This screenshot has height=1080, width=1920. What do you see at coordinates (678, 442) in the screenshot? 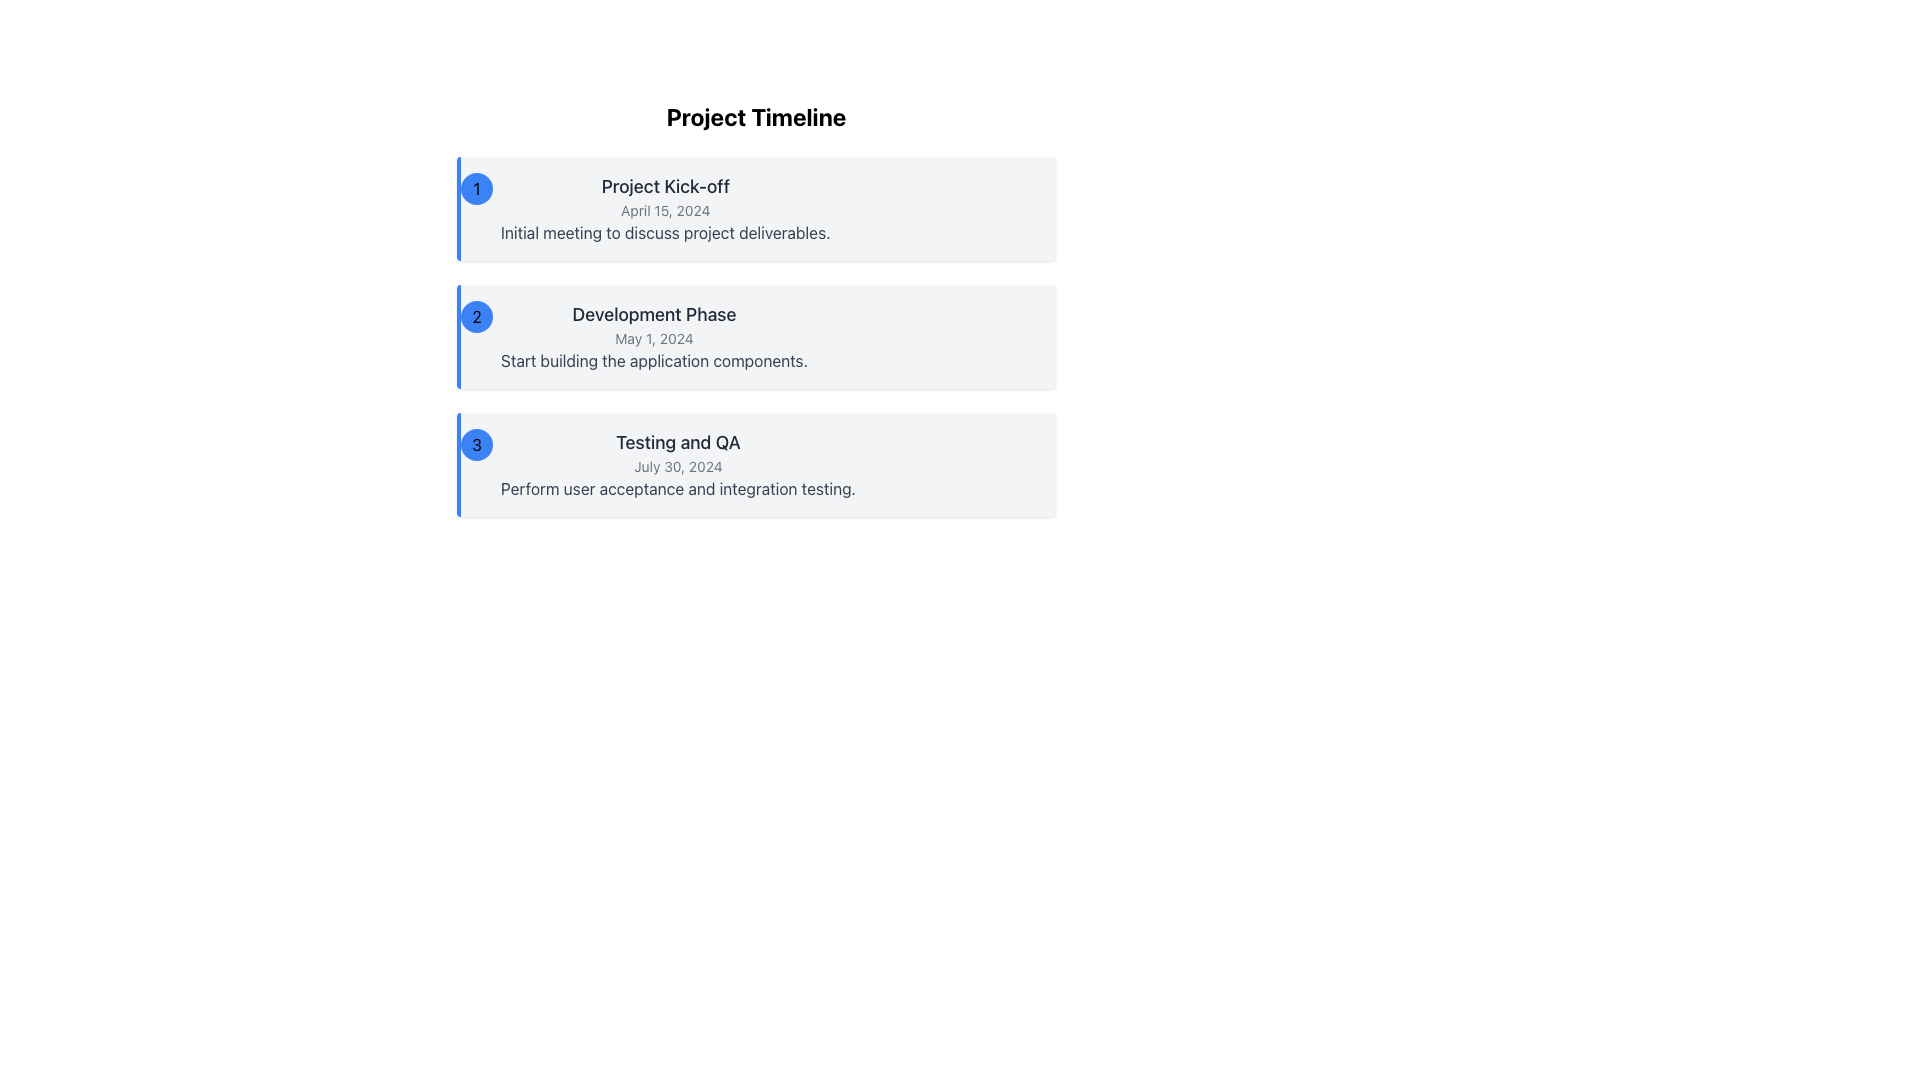
I see `the Text Label indicating the 'Testing and QA' section, which is located below the 'Development Phase' section` at bounding box center [678, 442].